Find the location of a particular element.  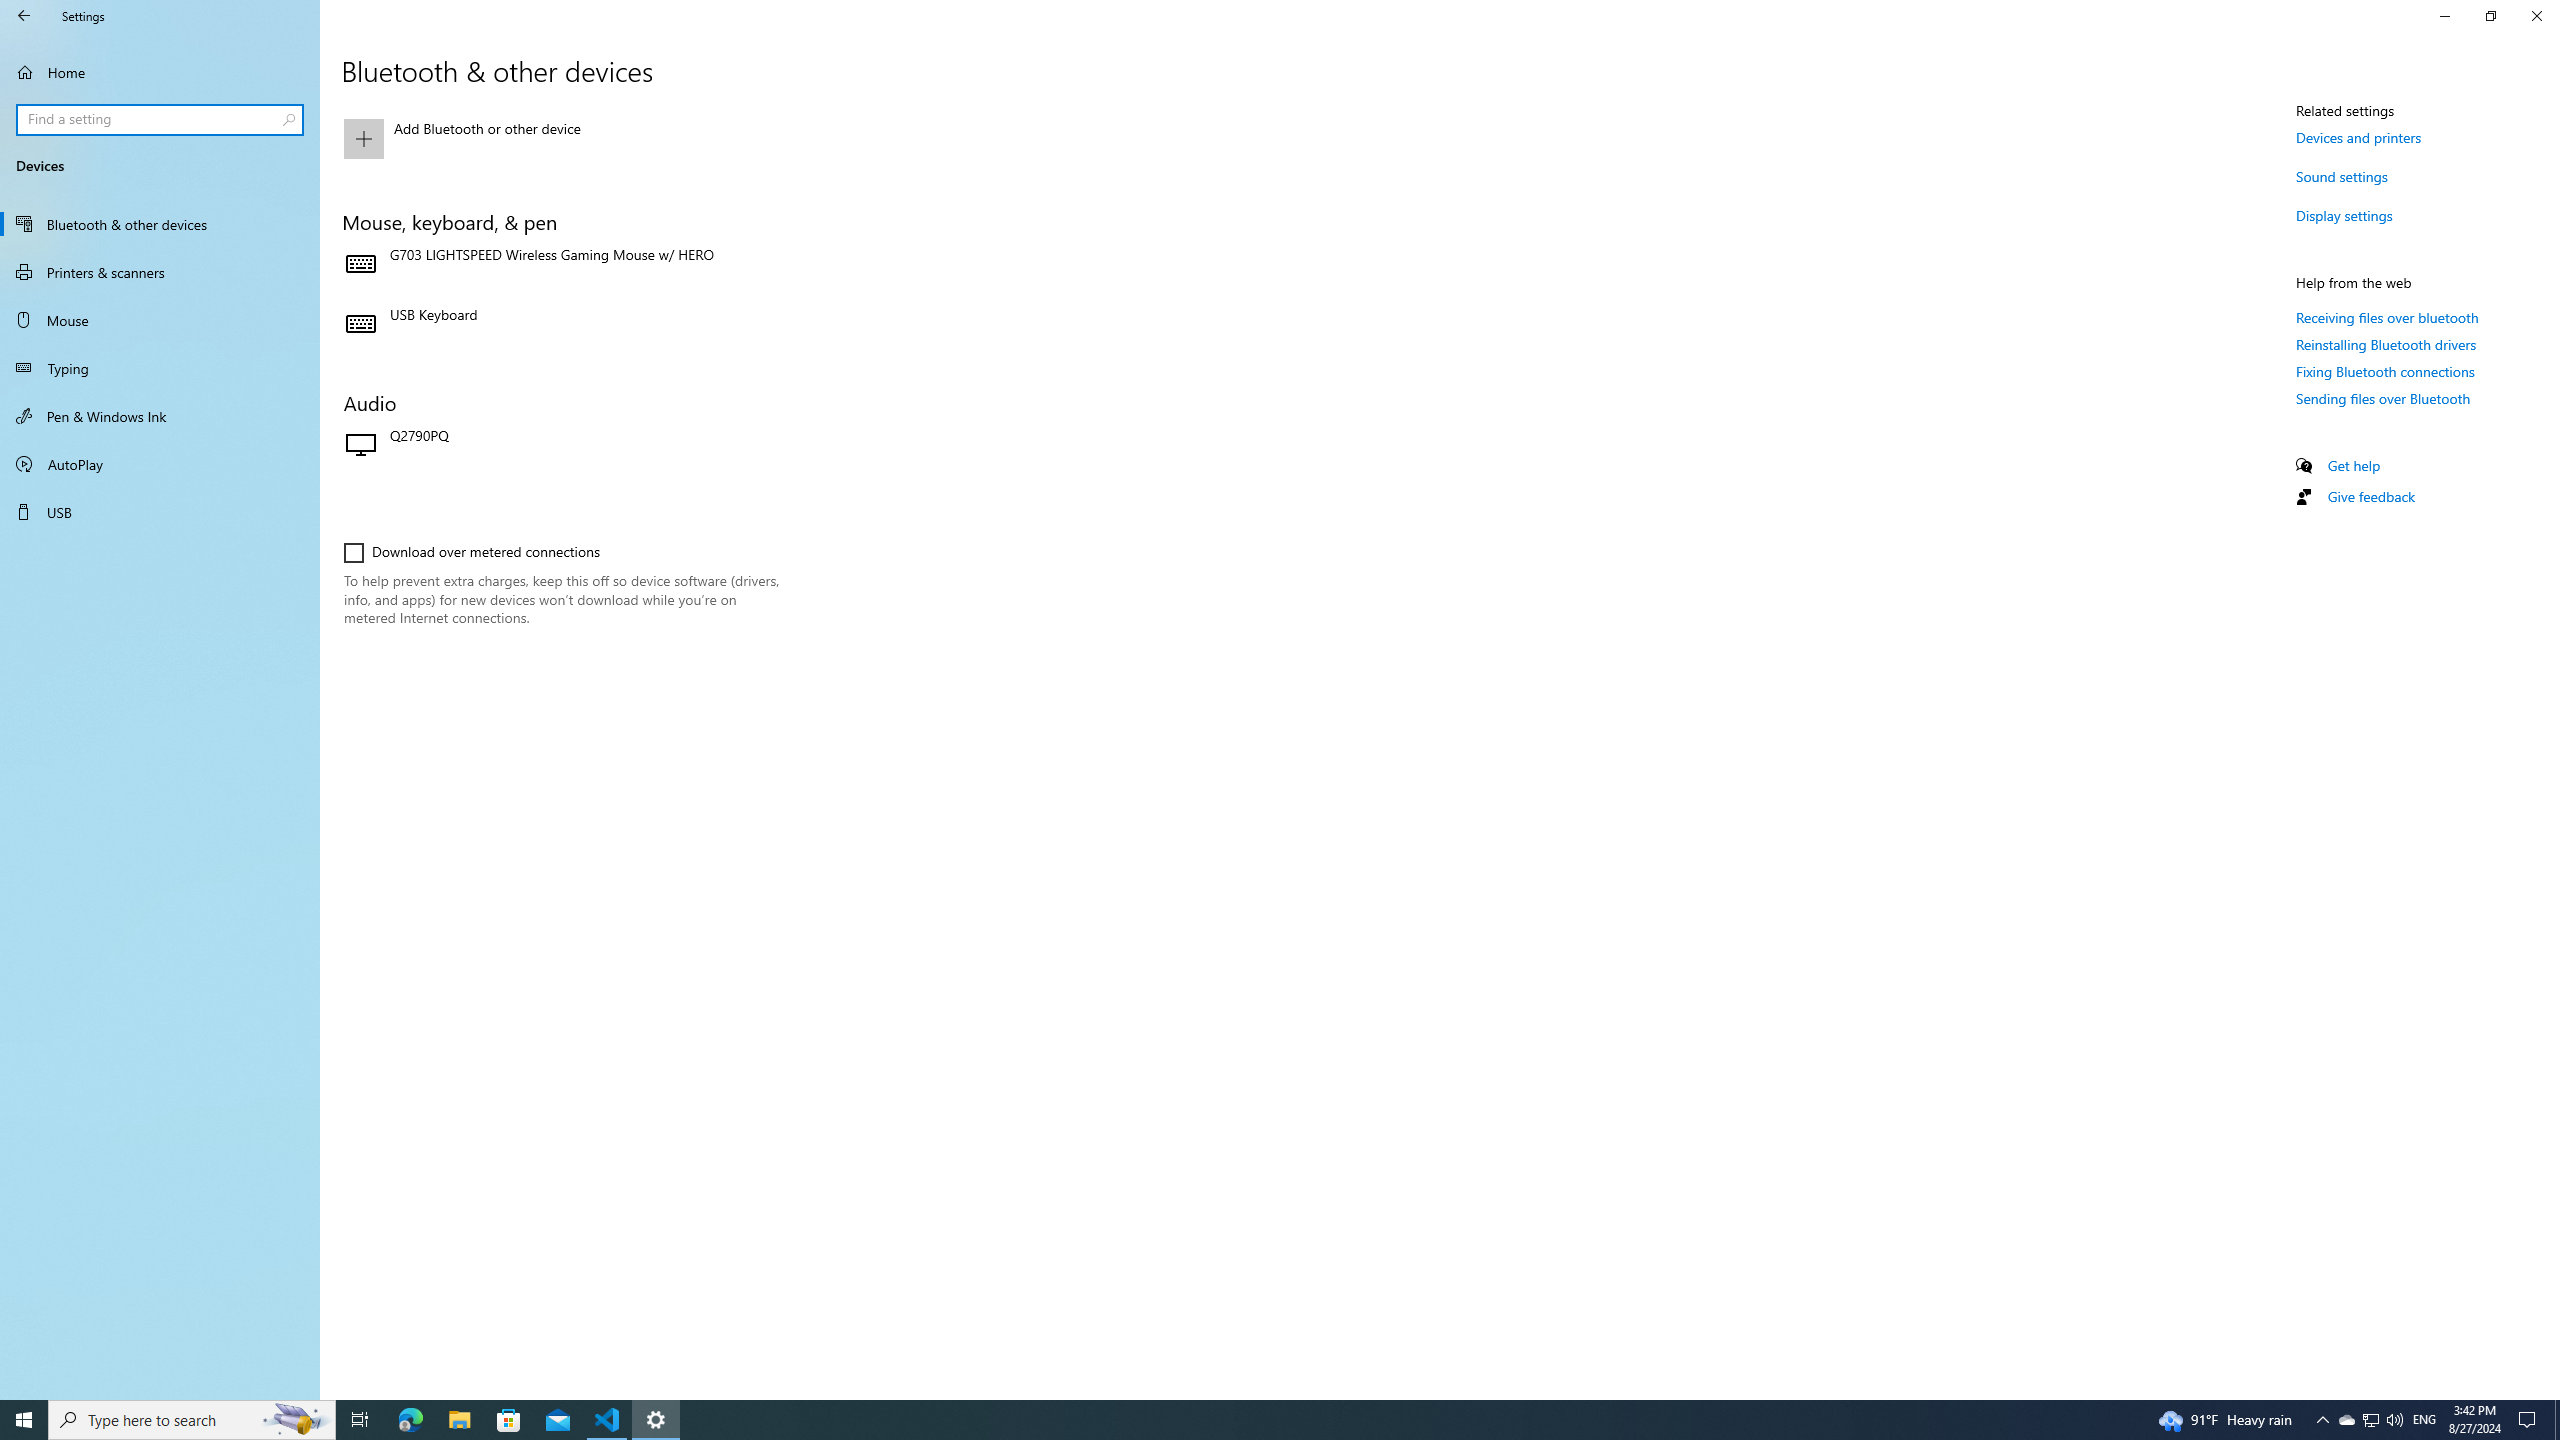

'Mouse' is located at coordinates (159, 319).